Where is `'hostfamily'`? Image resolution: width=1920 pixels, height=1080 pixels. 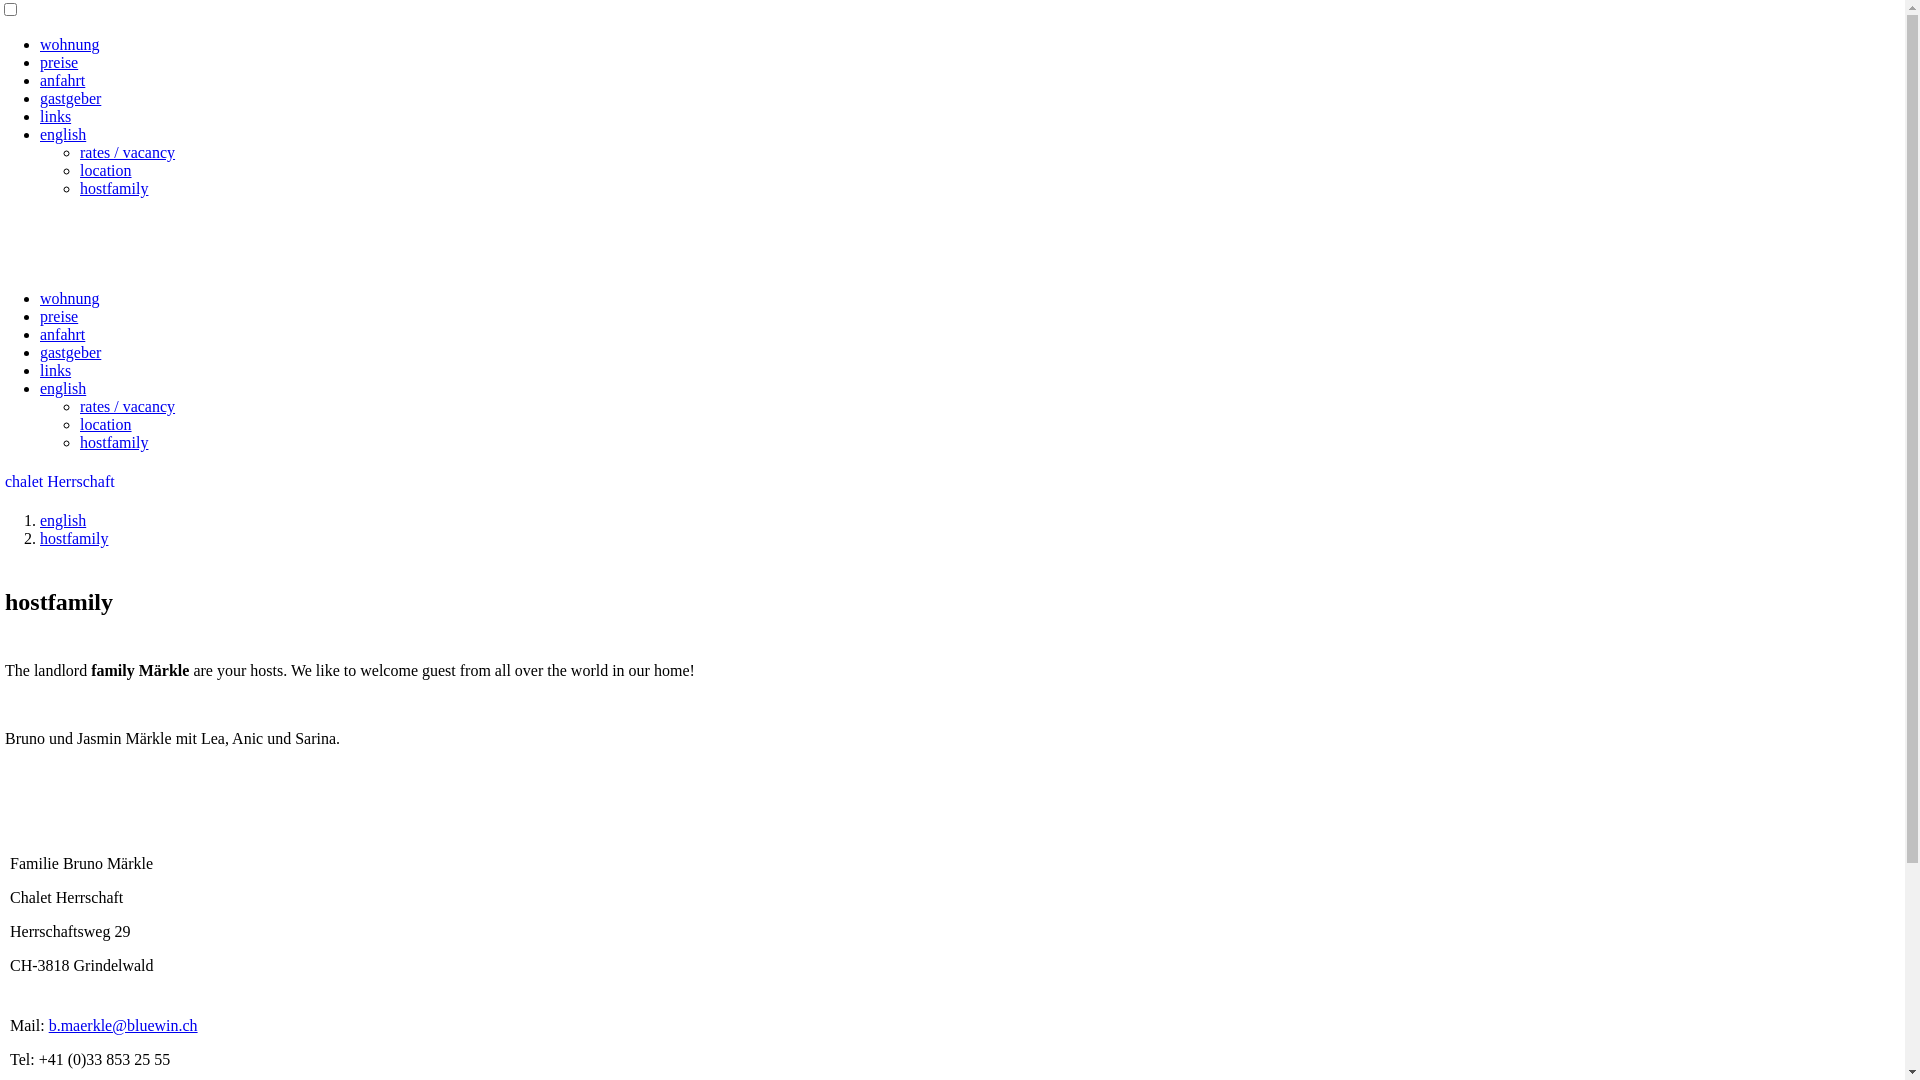
'hostfamily' is located at coordinates (80, 188).